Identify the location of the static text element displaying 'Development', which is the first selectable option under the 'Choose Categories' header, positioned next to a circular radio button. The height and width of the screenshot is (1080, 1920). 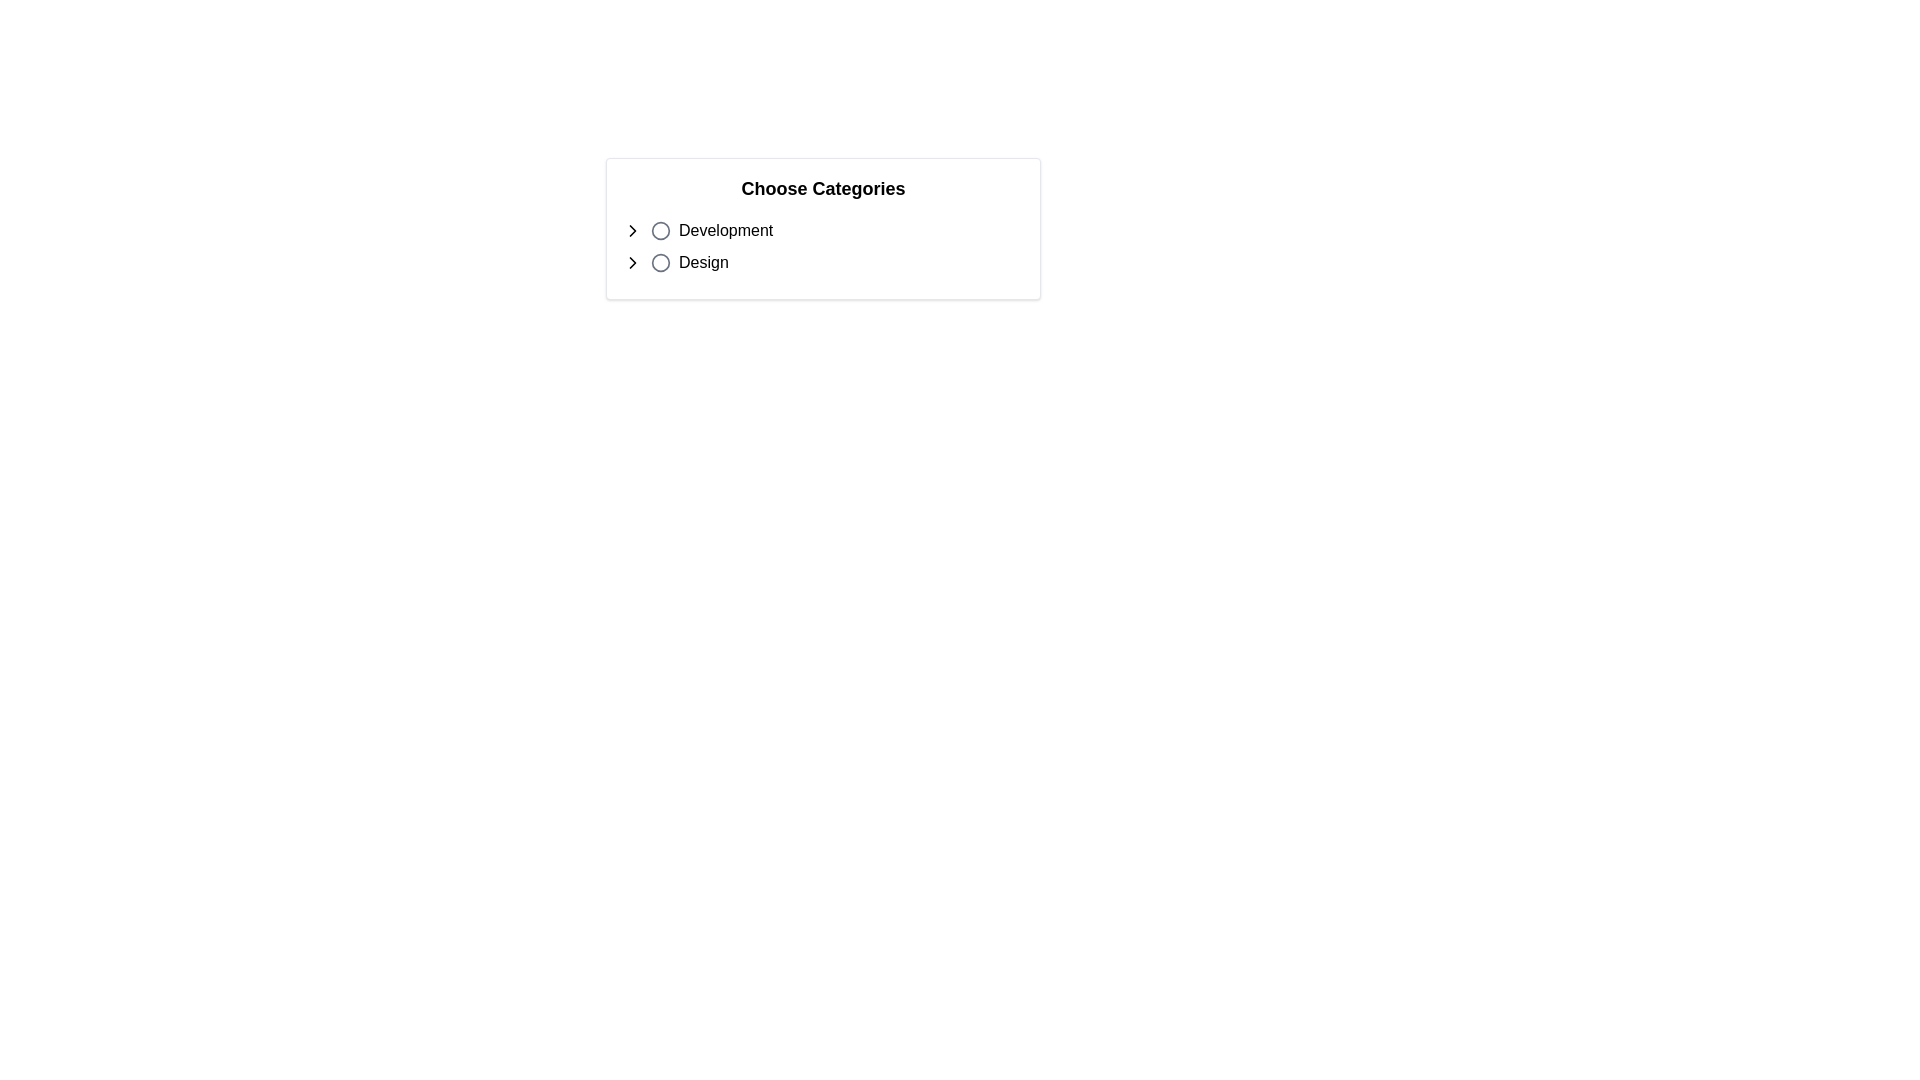
(725, 230).